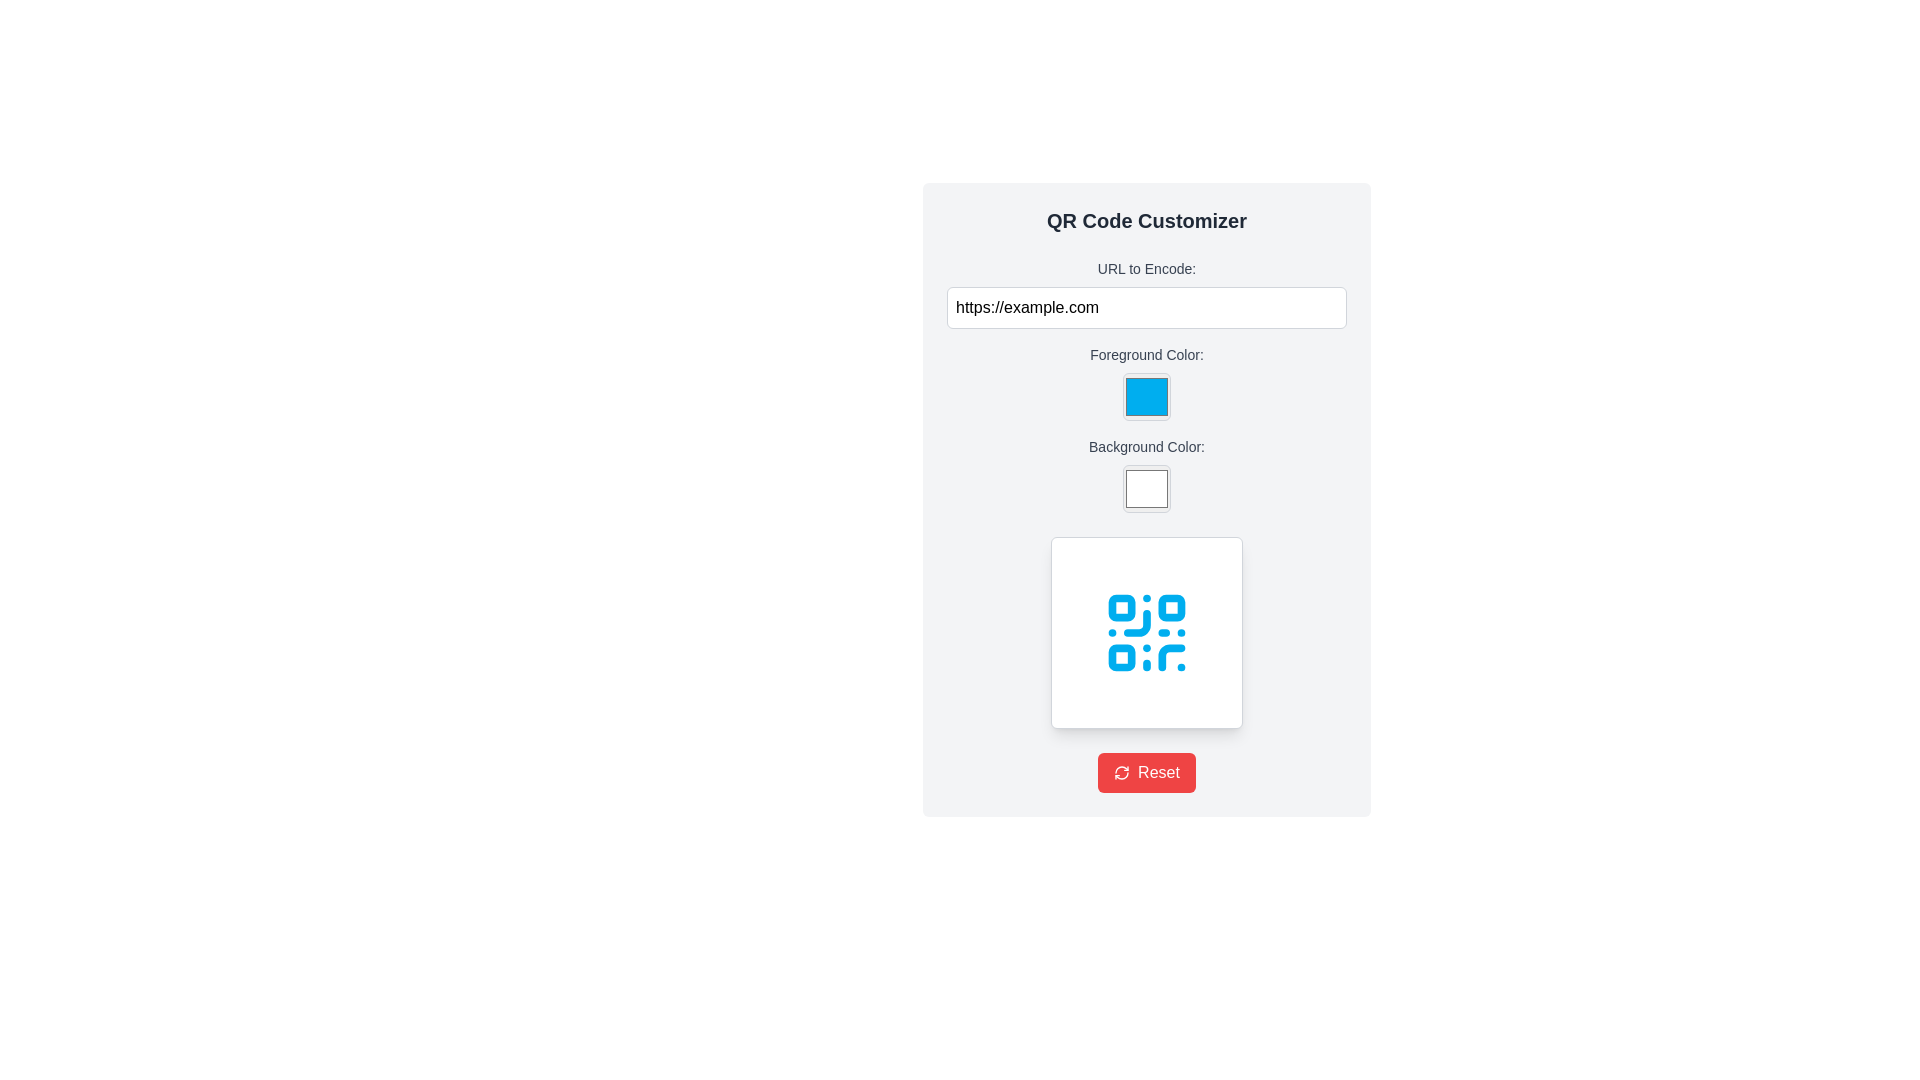  Describe the element at coordinates (1147, 353) in the screenshot. I see `the text label that reads 'Foreground Color:'` at that location.